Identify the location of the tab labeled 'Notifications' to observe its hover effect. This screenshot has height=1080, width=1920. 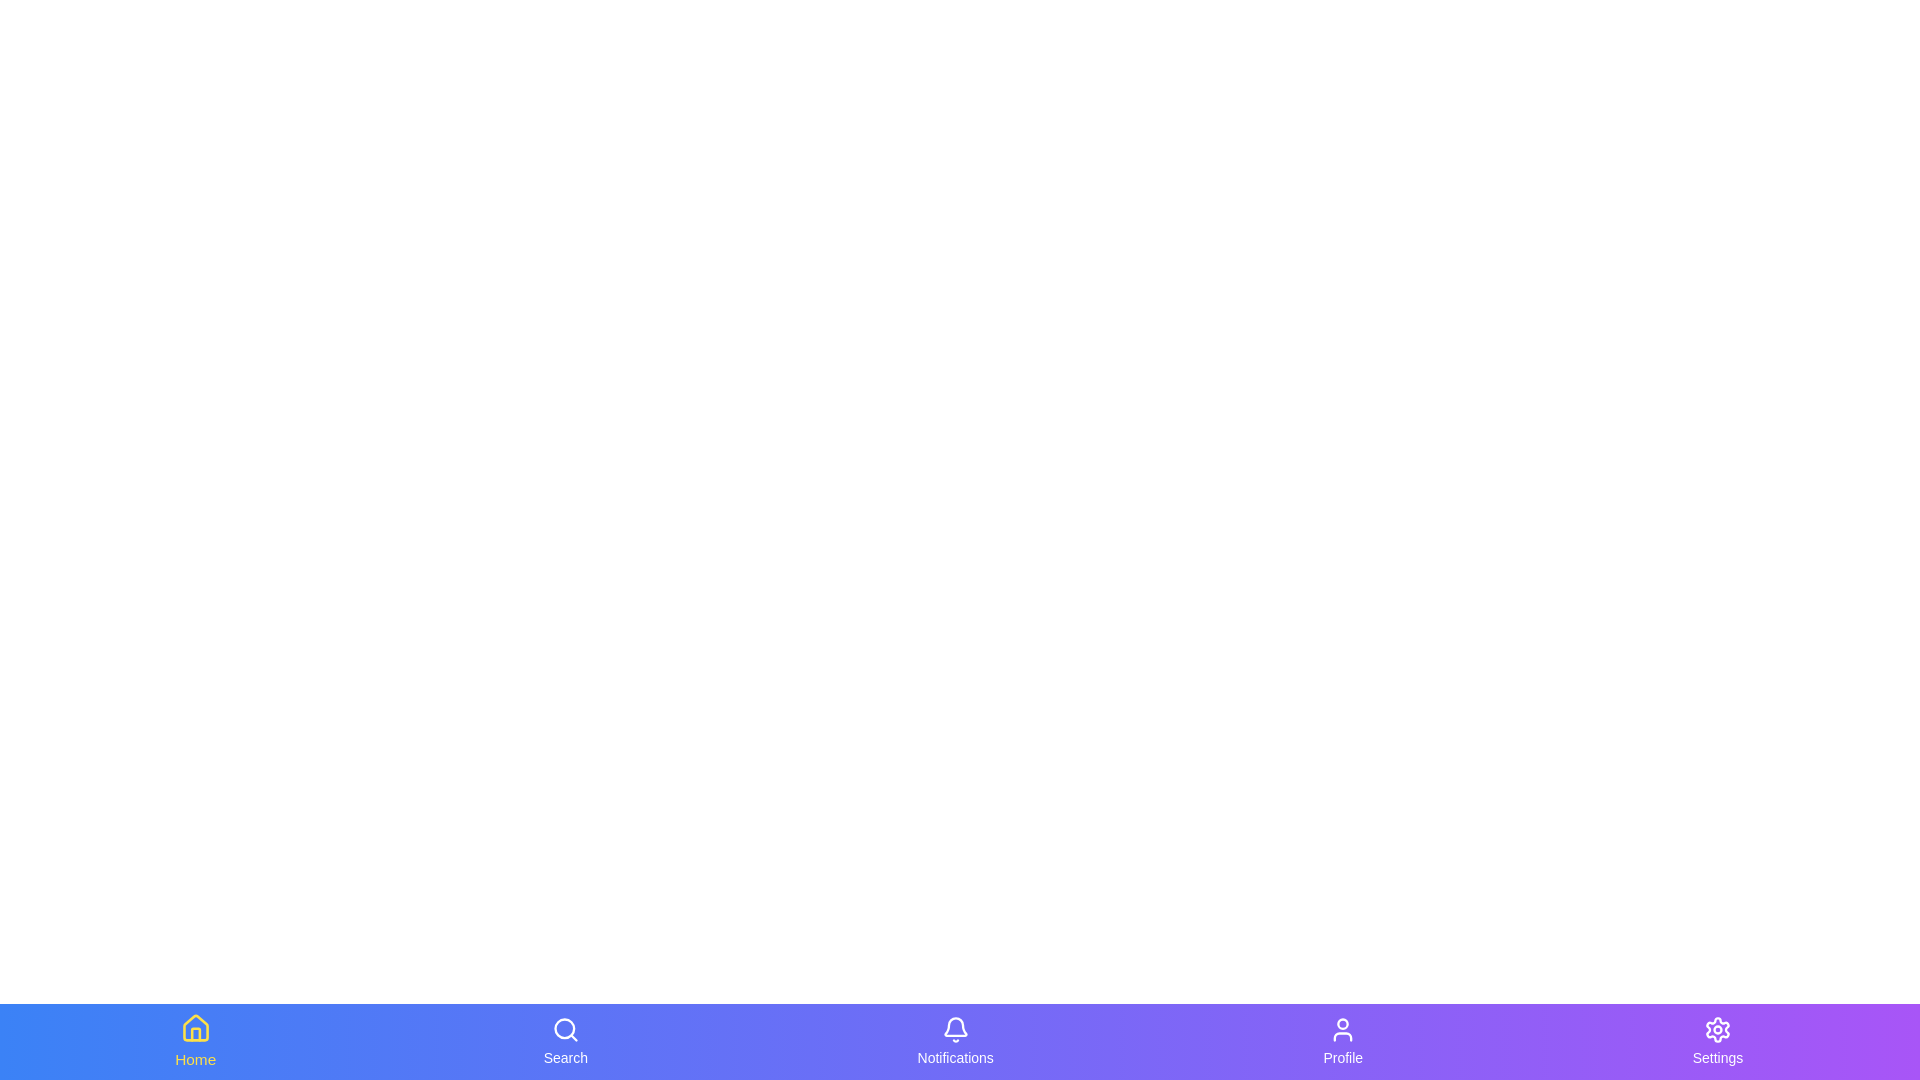
(954, 1040).